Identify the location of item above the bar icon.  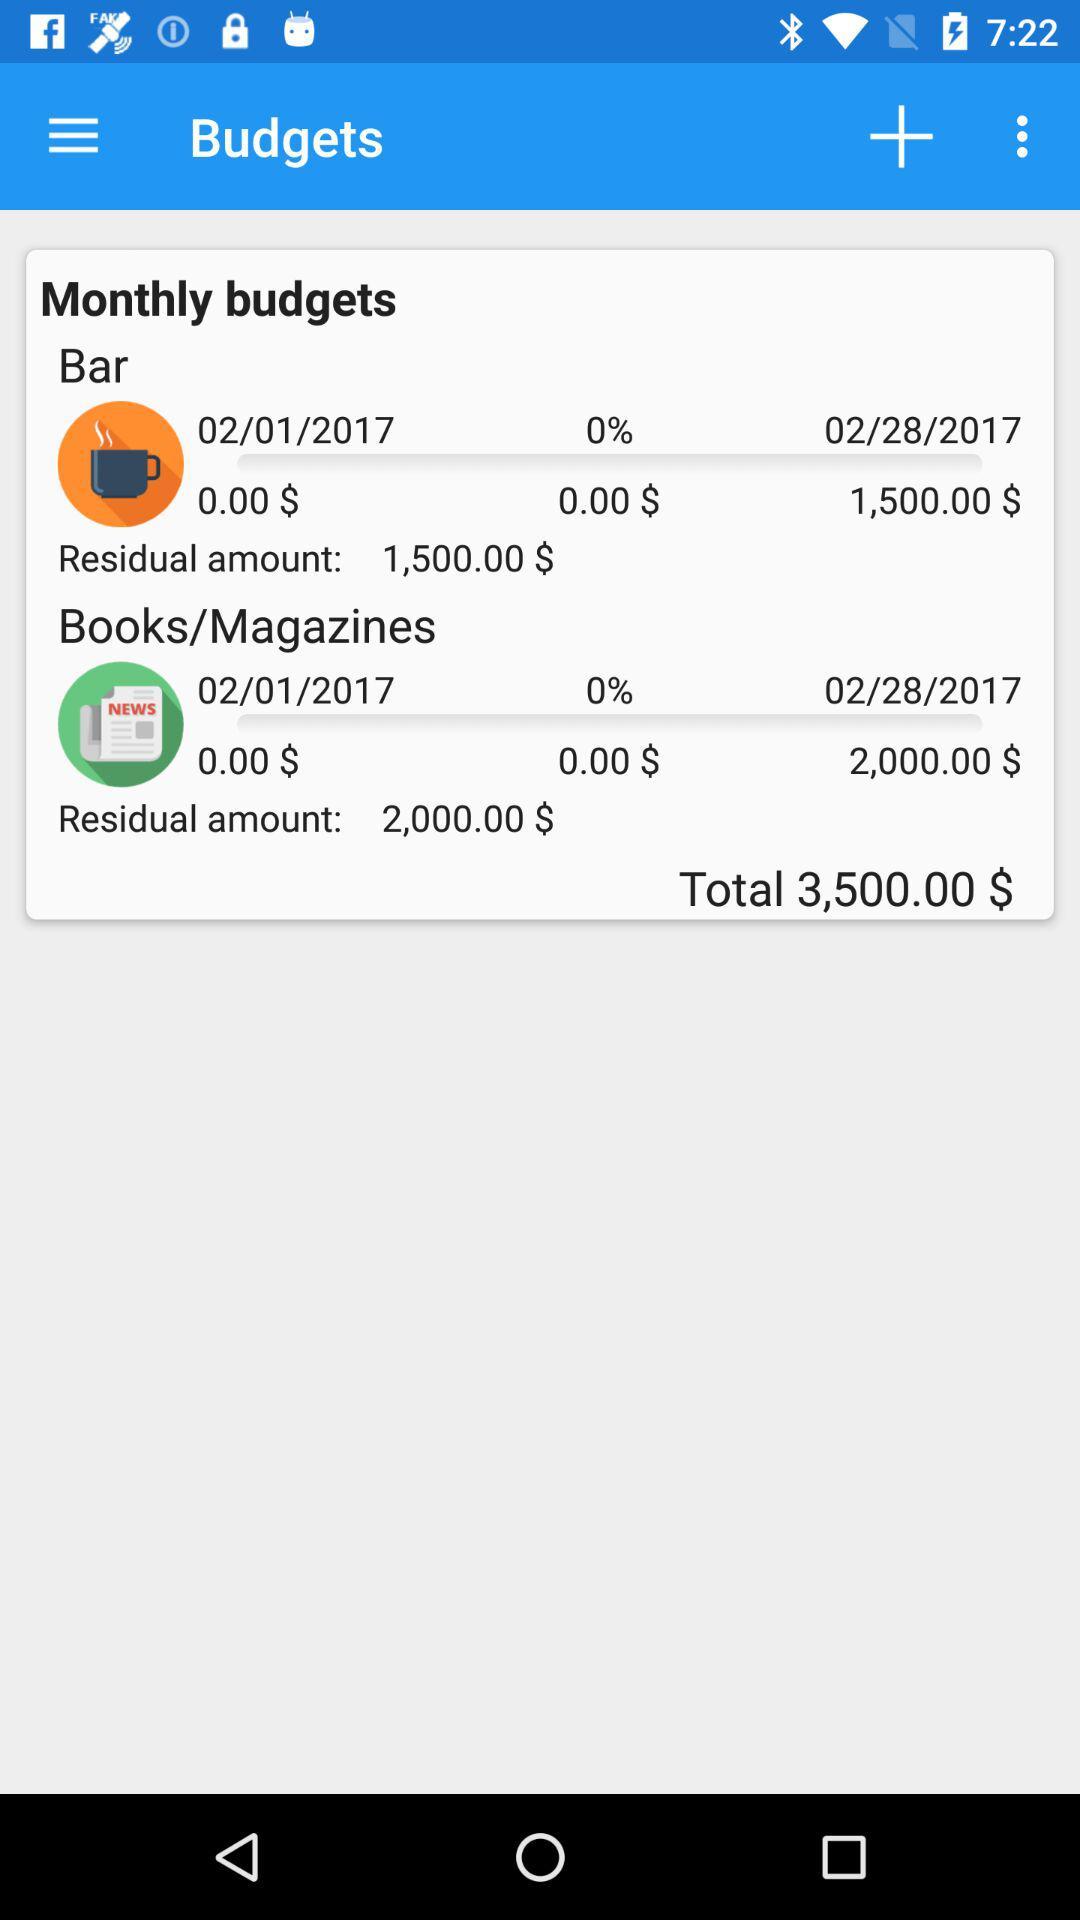
(218, 296).